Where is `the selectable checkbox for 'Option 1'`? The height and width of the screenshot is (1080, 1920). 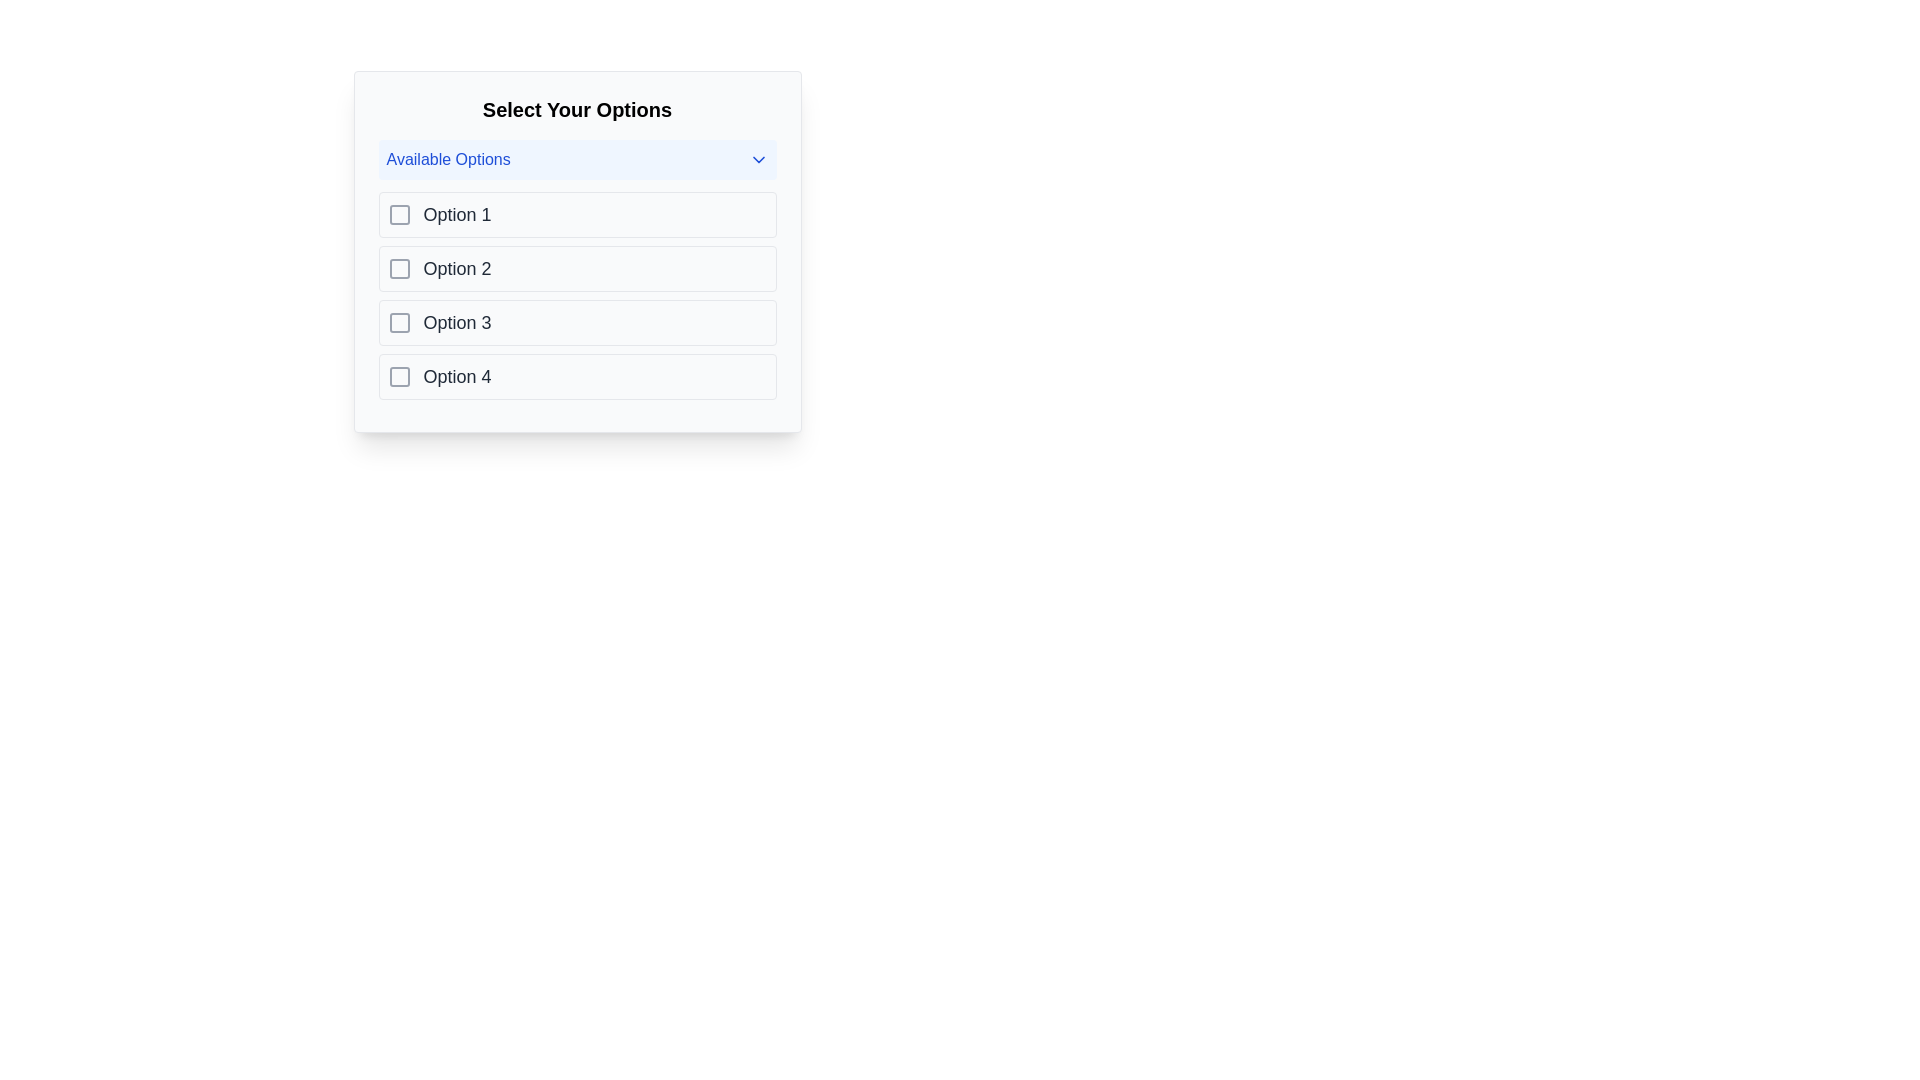 the selectable checkbox for 'Option 1' is located at coordinates (399, 215).